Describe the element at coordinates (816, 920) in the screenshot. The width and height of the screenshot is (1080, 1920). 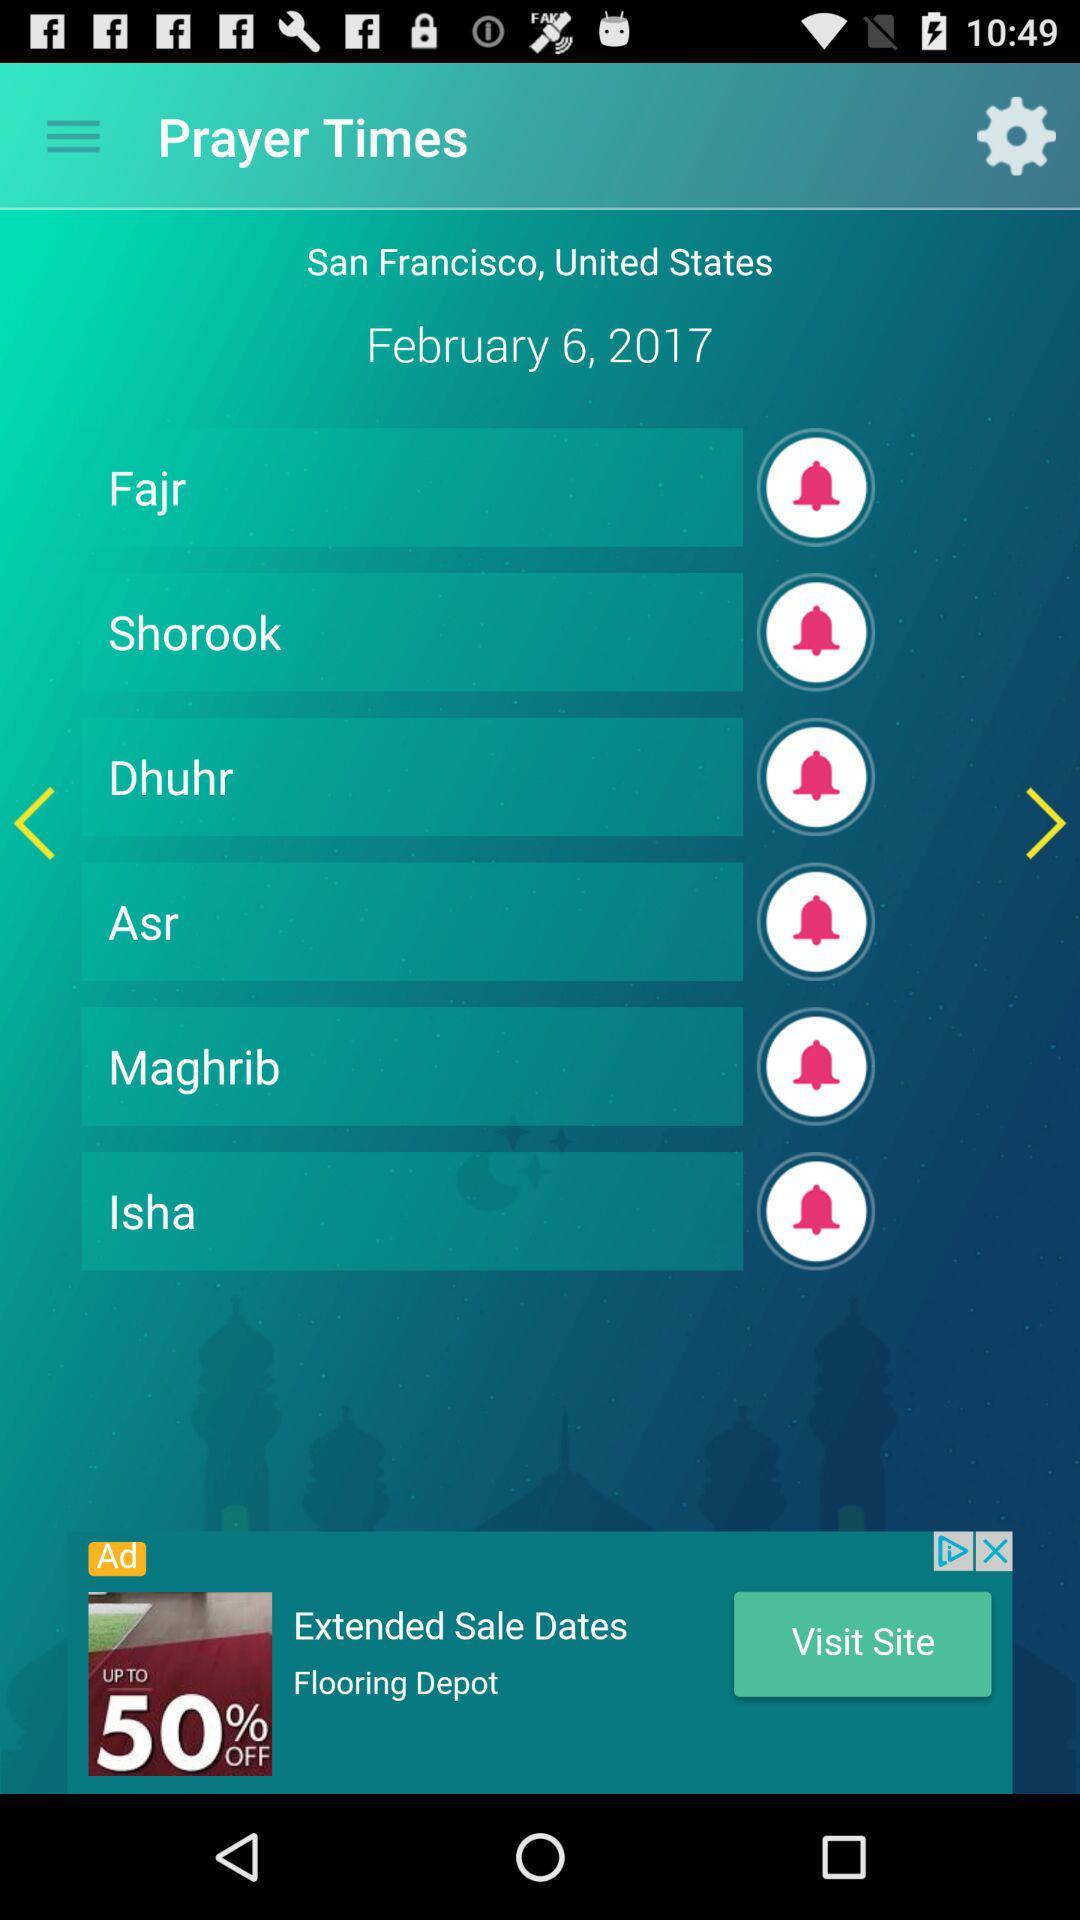
I see `alarm box` at that location.